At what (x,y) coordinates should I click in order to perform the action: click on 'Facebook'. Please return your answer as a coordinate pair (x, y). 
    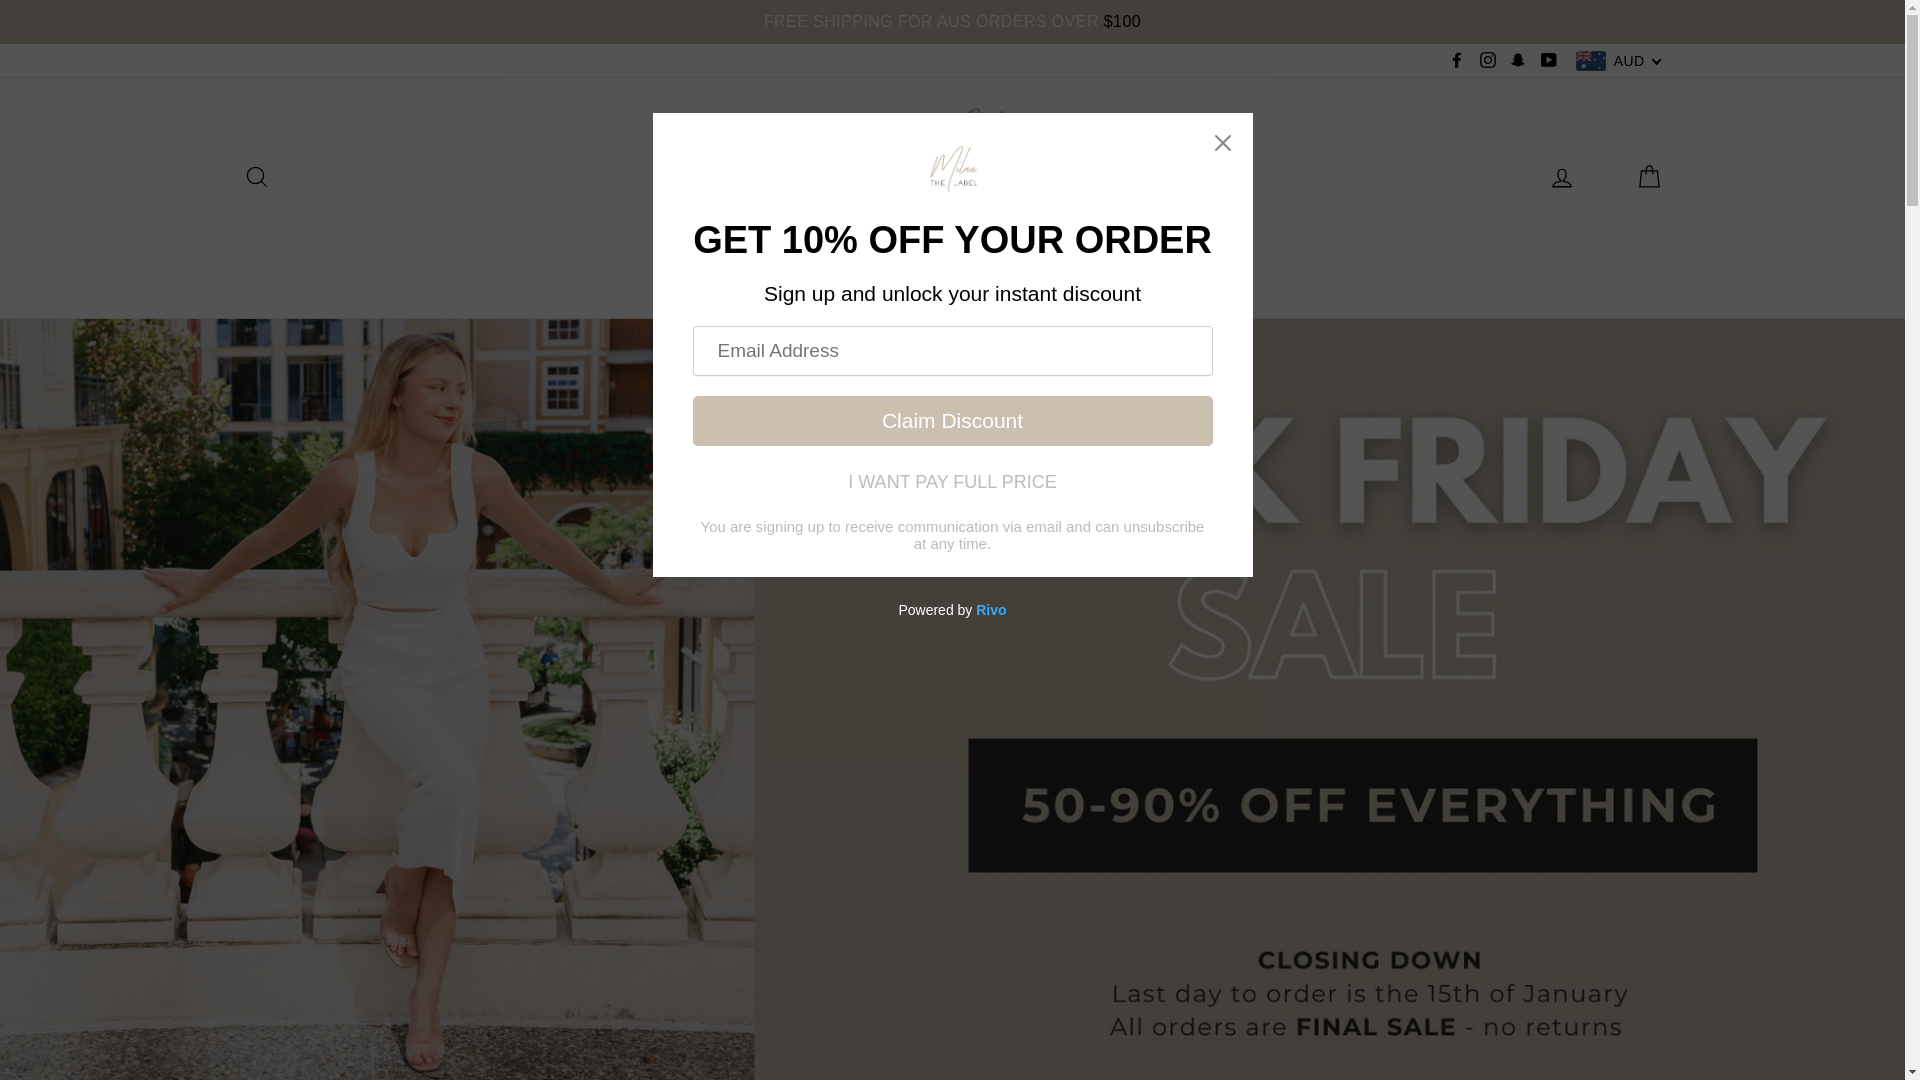
    Looking at the image, I should click on (1457, 59).